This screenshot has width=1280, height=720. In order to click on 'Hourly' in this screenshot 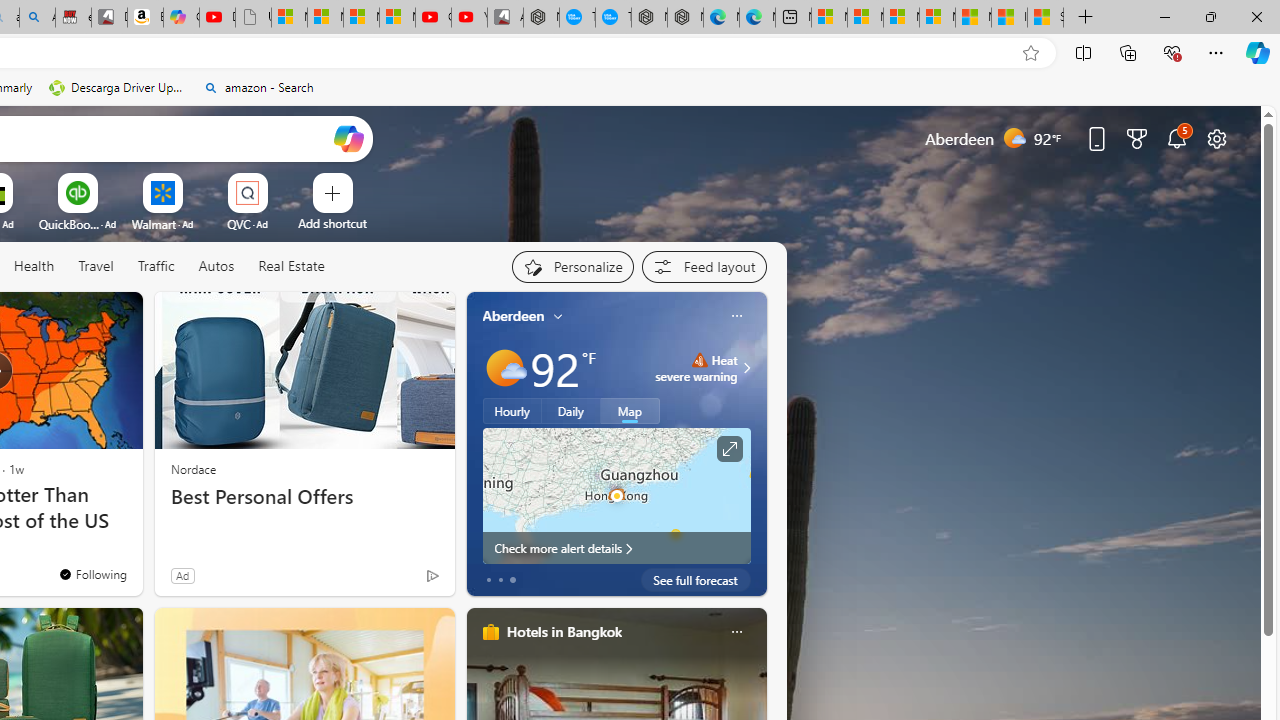, I will do `click(512, 410)`.